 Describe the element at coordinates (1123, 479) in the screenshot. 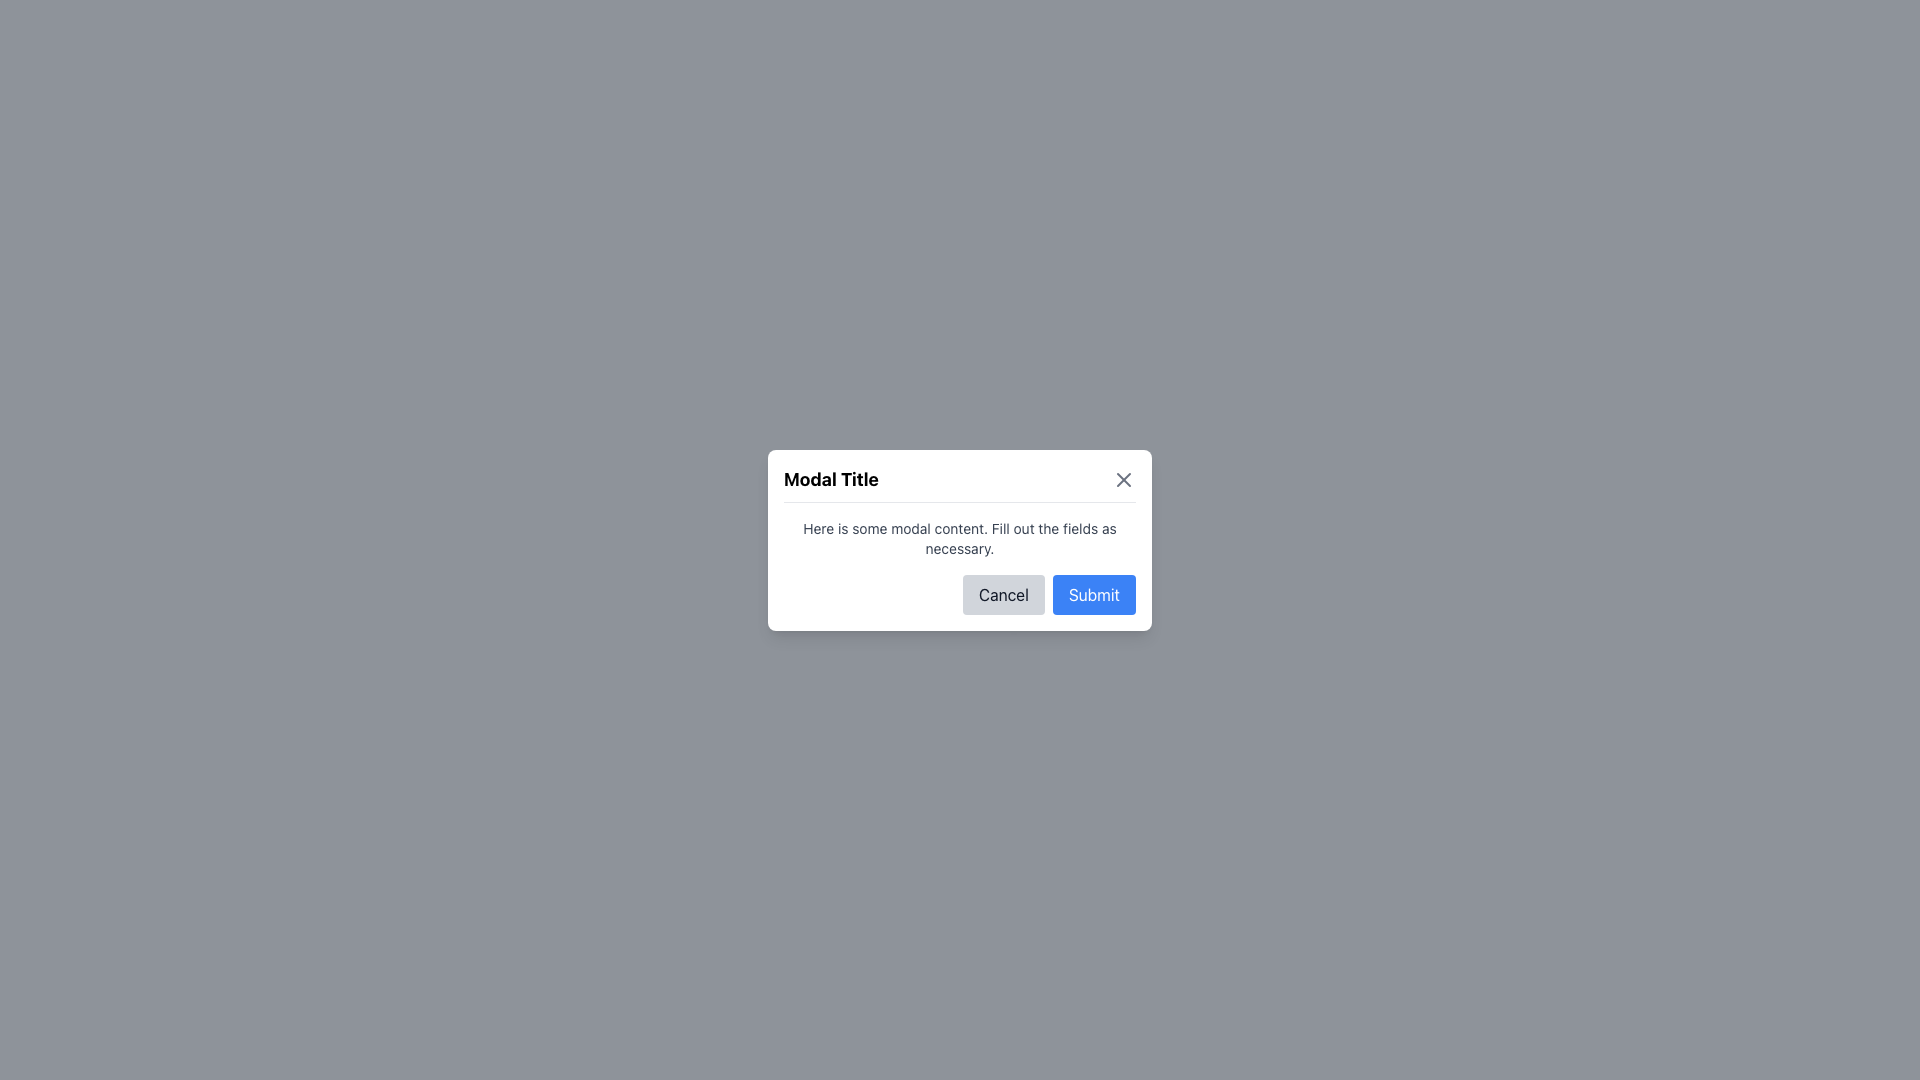

I see `the close button located in the modal dialog header to change its appearance` at that location.